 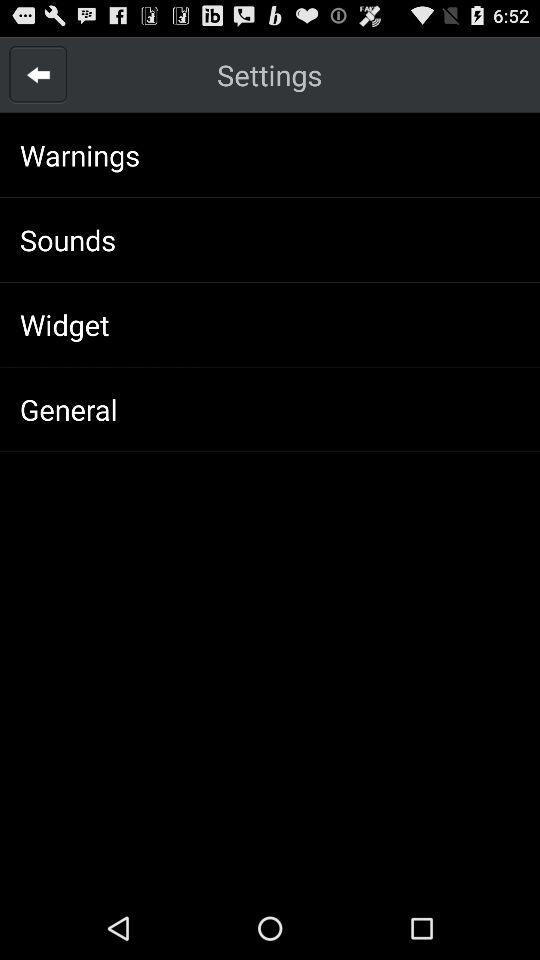 I want to click on the warnings, so click(x=79, y=154).